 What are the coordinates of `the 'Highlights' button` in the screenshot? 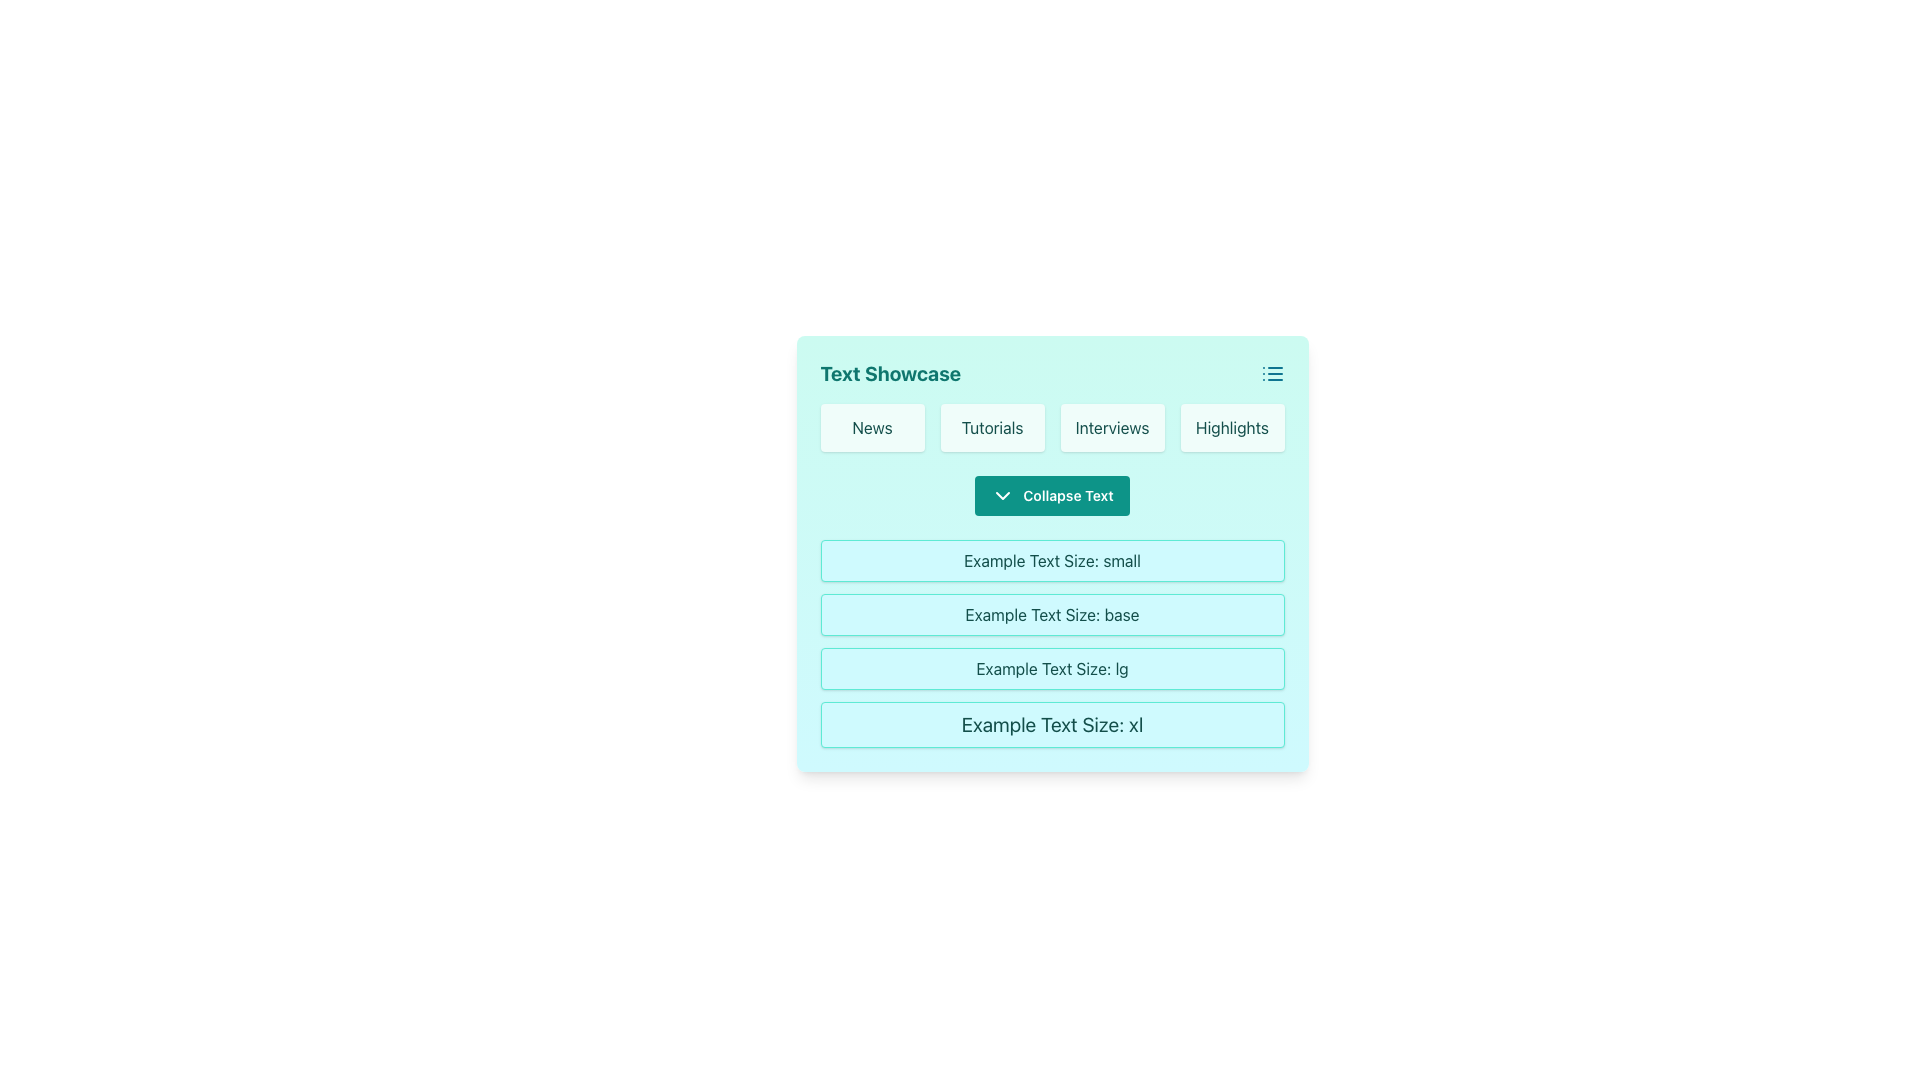 It's located at (1231, 427).